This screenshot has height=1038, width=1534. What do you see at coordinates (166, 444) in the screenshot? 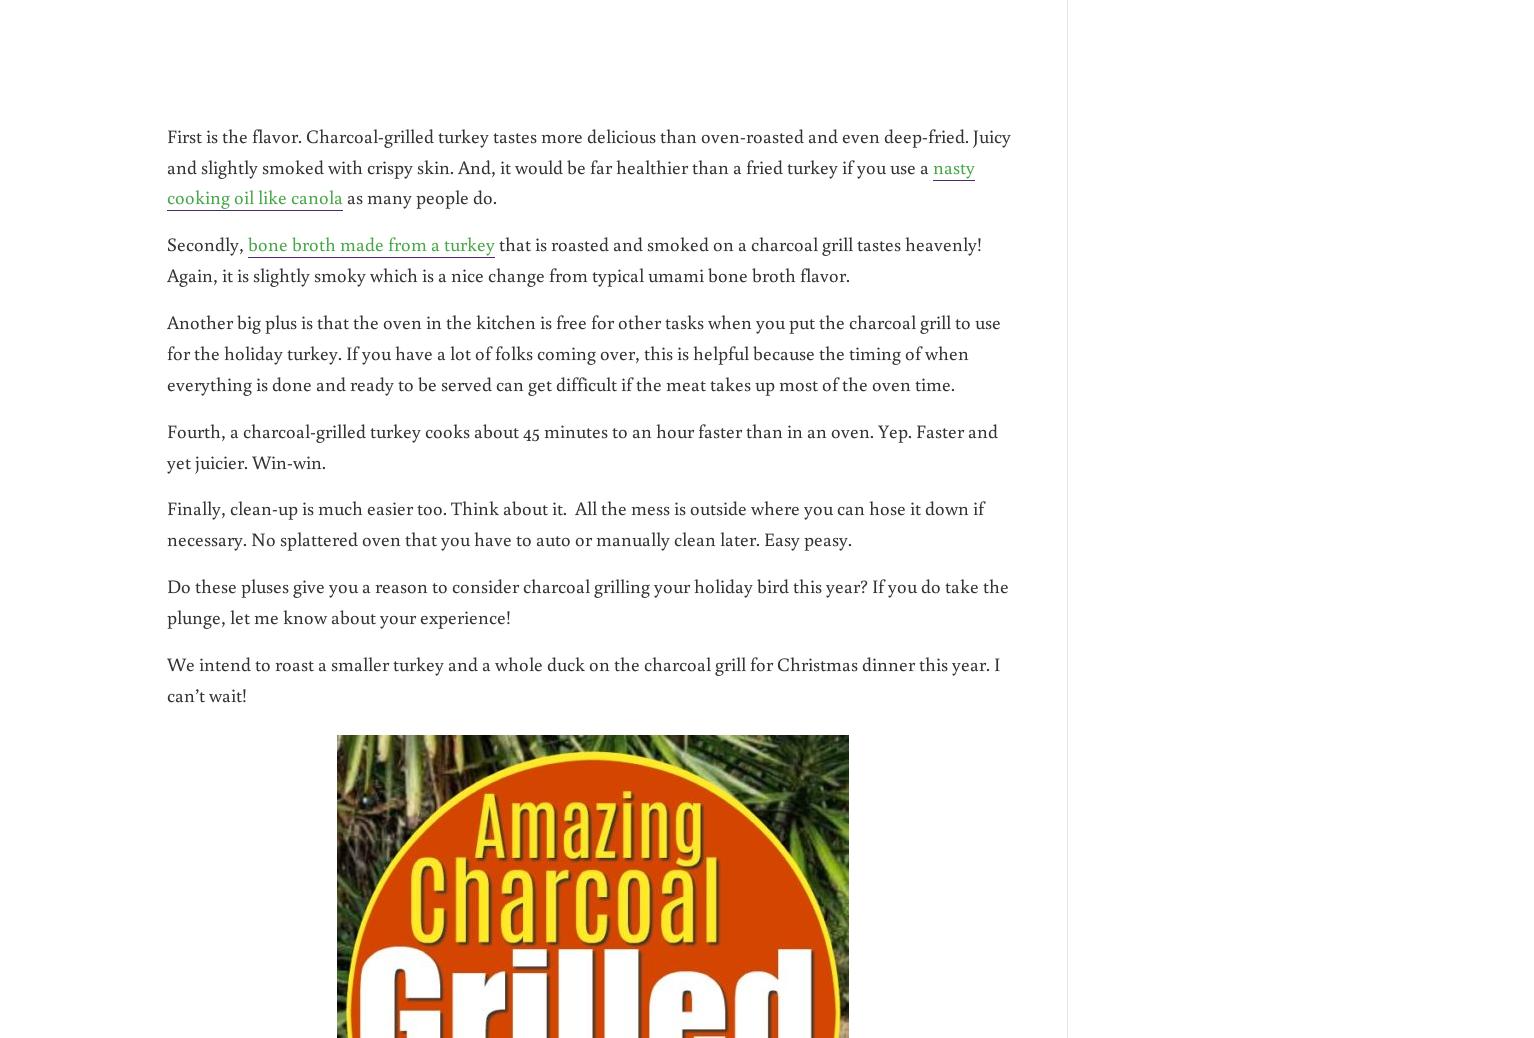
I see `'Fourth, a charcoal-grilled turkey cooks about 45 minutes to an hour faster than in an oven. Yep. Faster and yet juicier. Win-win.'` at bounding box center [166, 444].